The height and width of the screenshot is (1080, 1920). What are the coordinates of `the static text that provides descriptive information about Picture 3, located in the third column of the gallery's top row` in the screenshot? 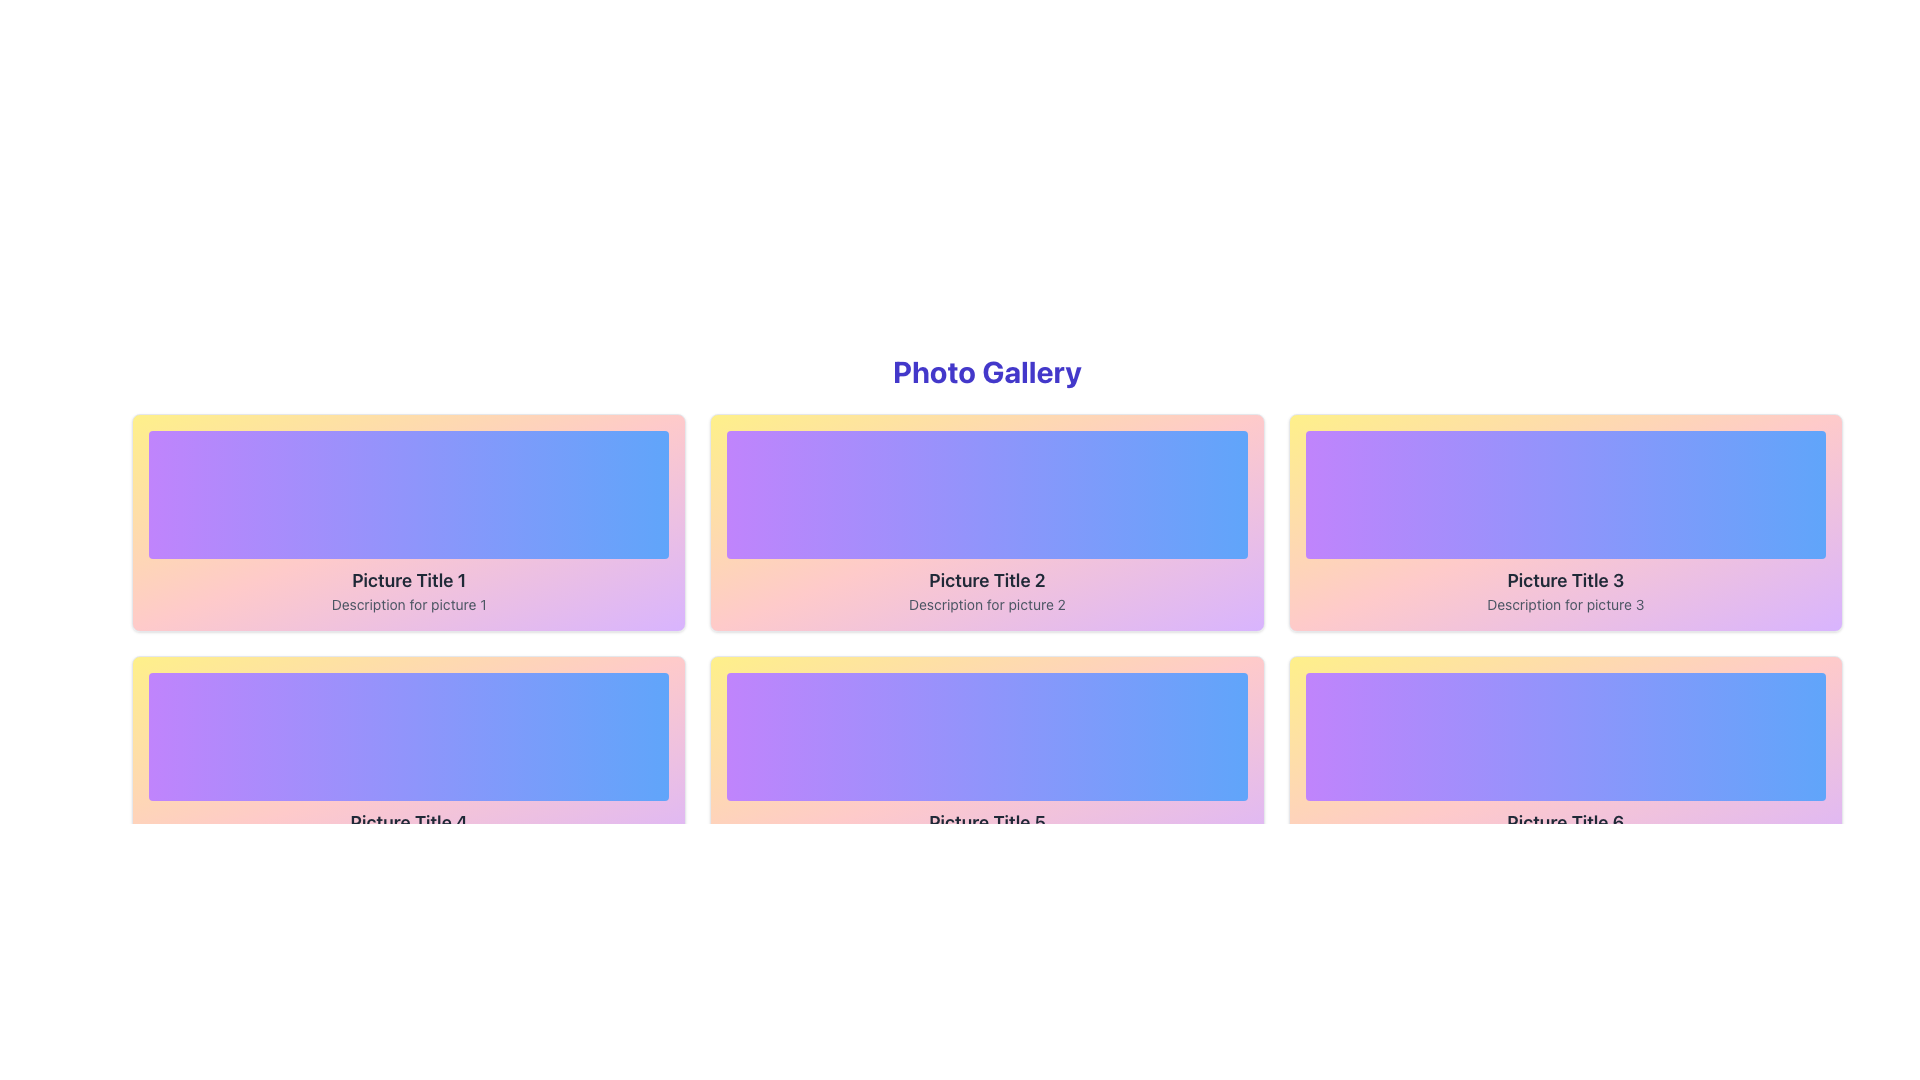 It's located at (1564, 604).